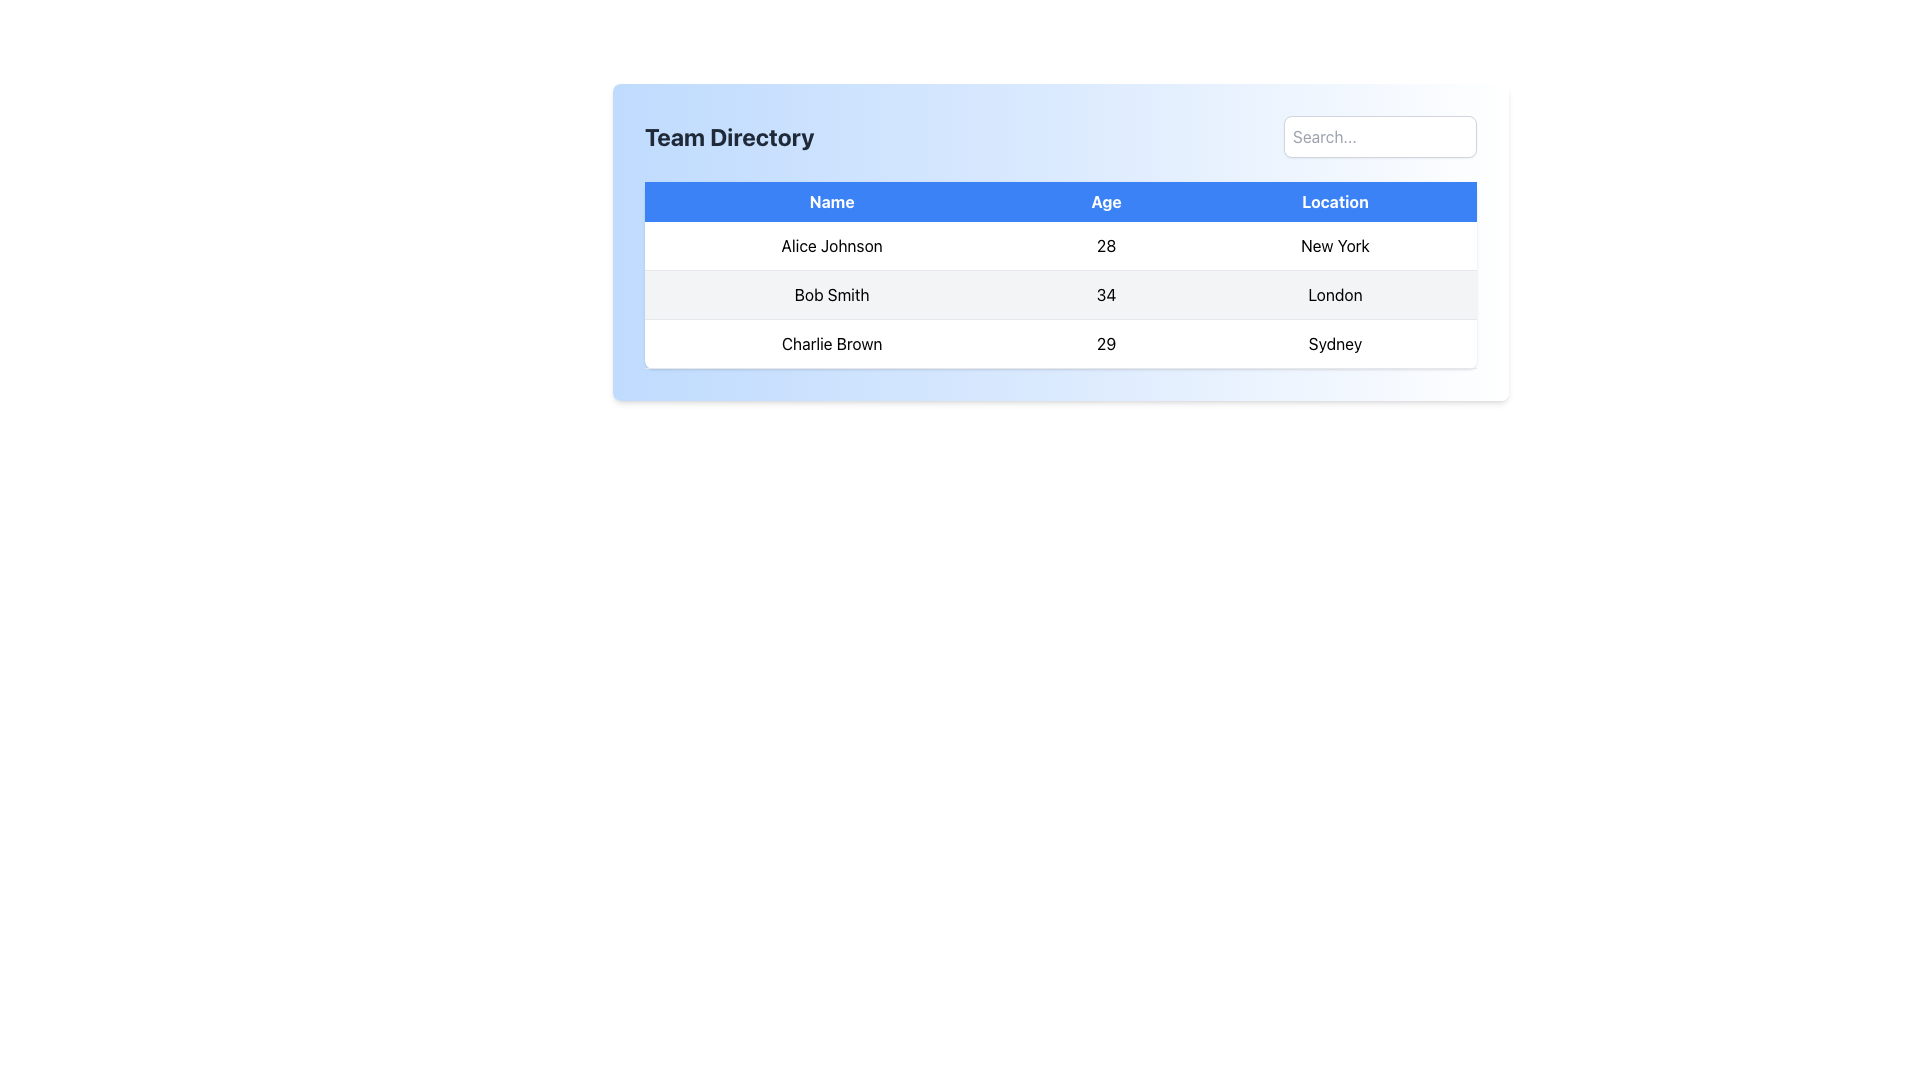  I want to click on the search bar located at the top-right corner next to the 'Team Directory' title by pressing the tab key, so click(1379, 136).